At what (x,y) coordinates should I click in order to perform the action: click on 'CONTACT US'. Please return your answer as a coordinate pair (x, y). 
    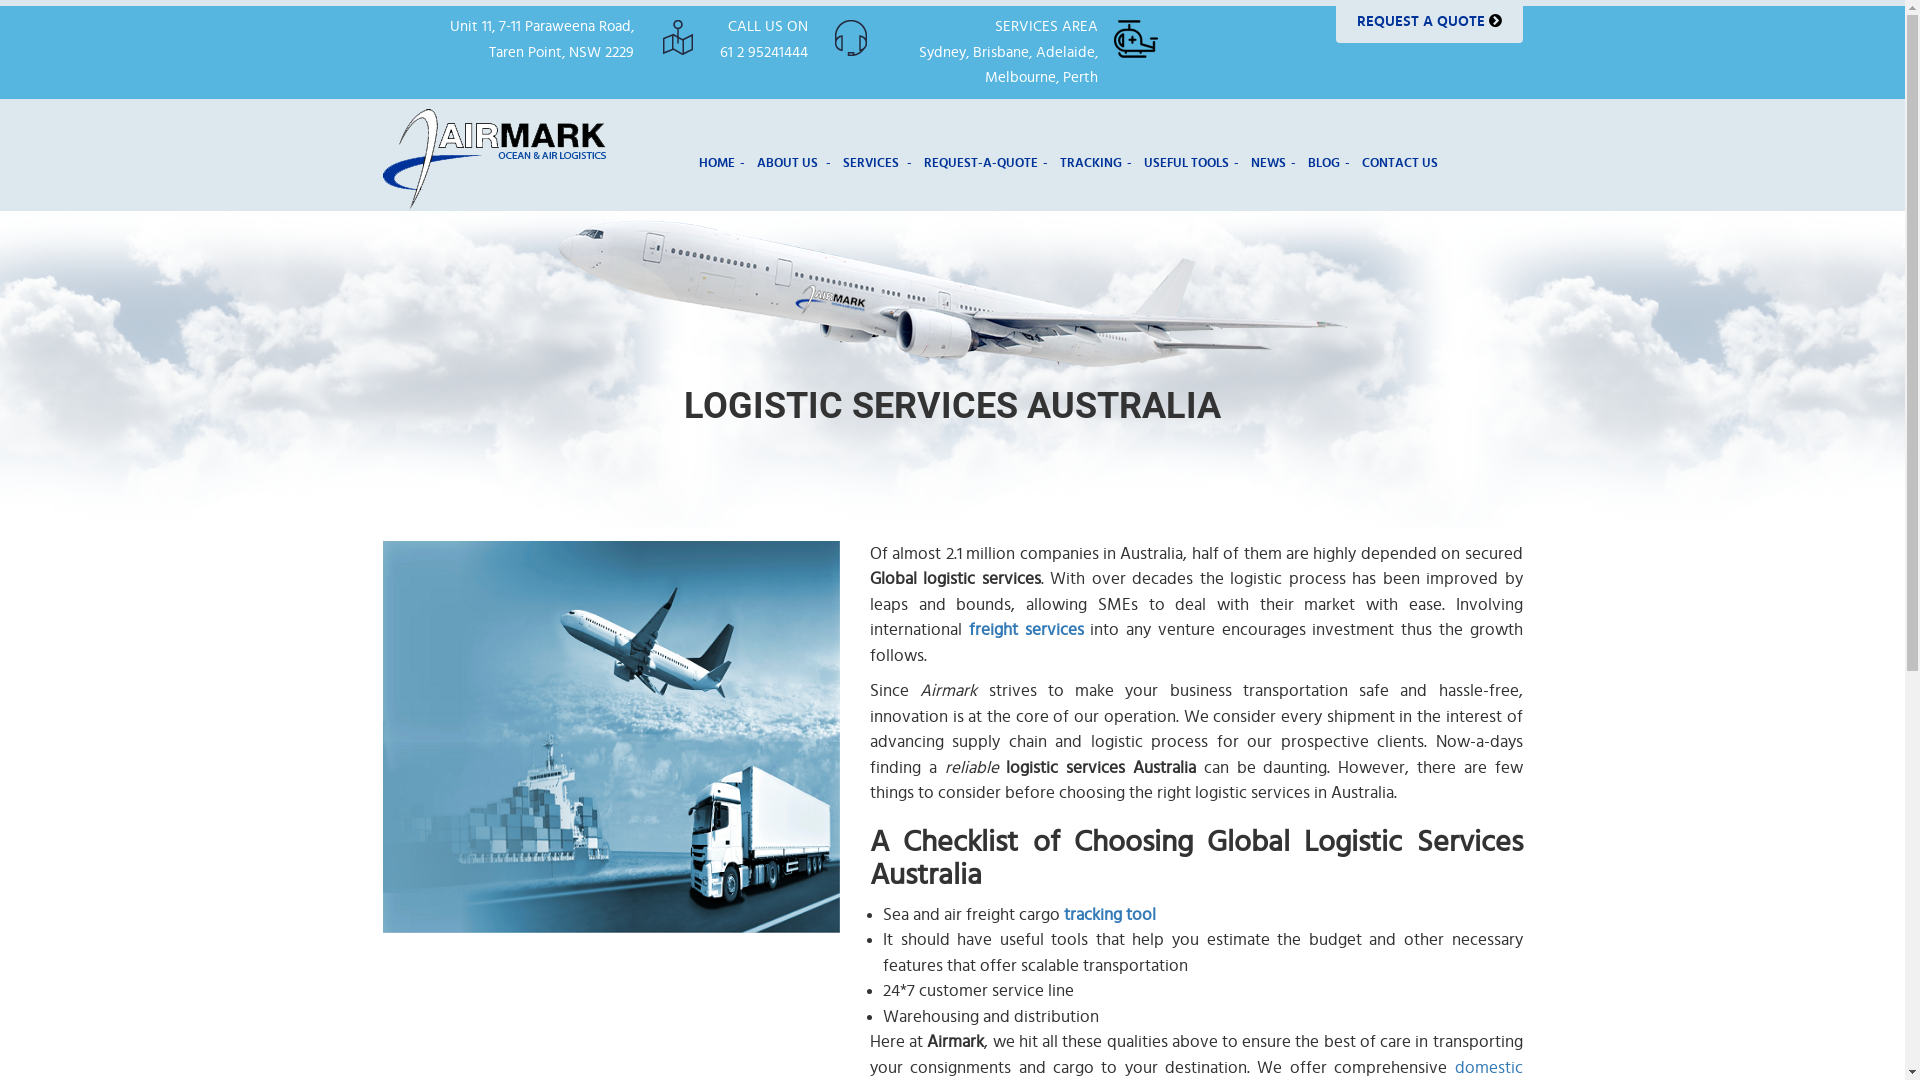
    Looking at the image, I should click on (1358, 161).